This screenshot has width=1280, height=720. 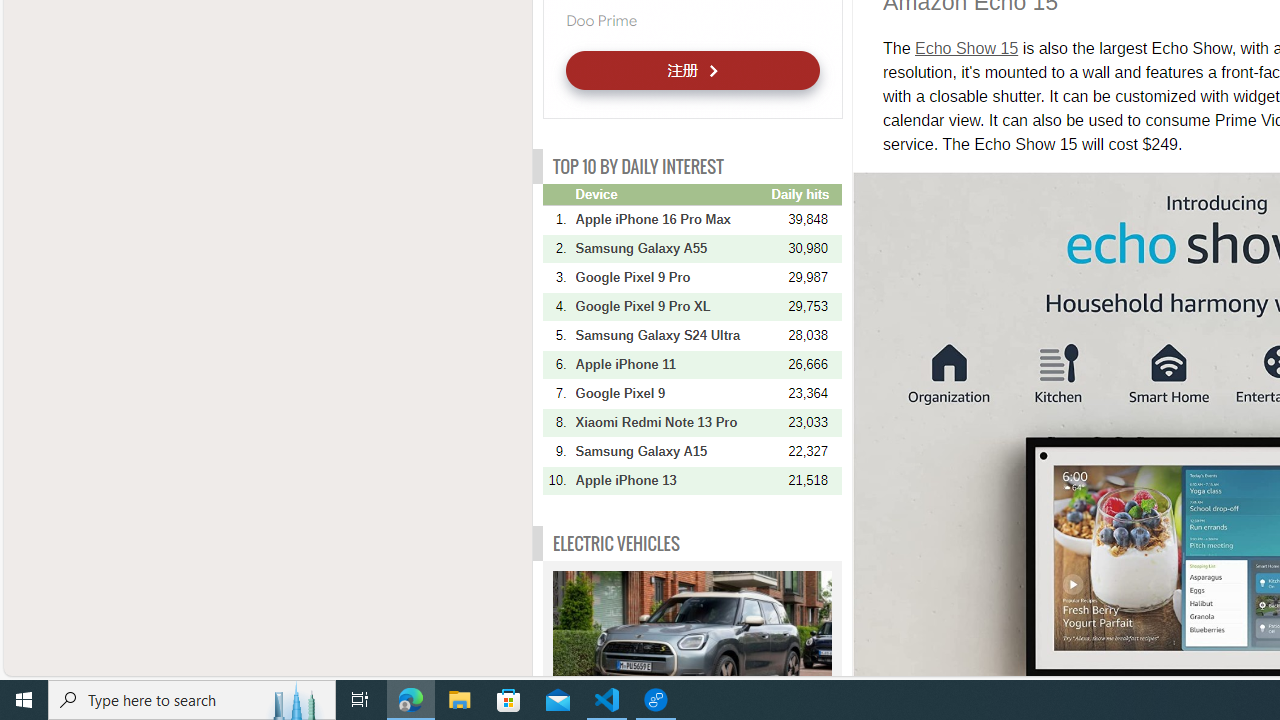 What do you see at coordinates (671, 306) in the screenshot?
I see `'Google Pixel 9 Pro XL'` at bounding box center [671, 306].